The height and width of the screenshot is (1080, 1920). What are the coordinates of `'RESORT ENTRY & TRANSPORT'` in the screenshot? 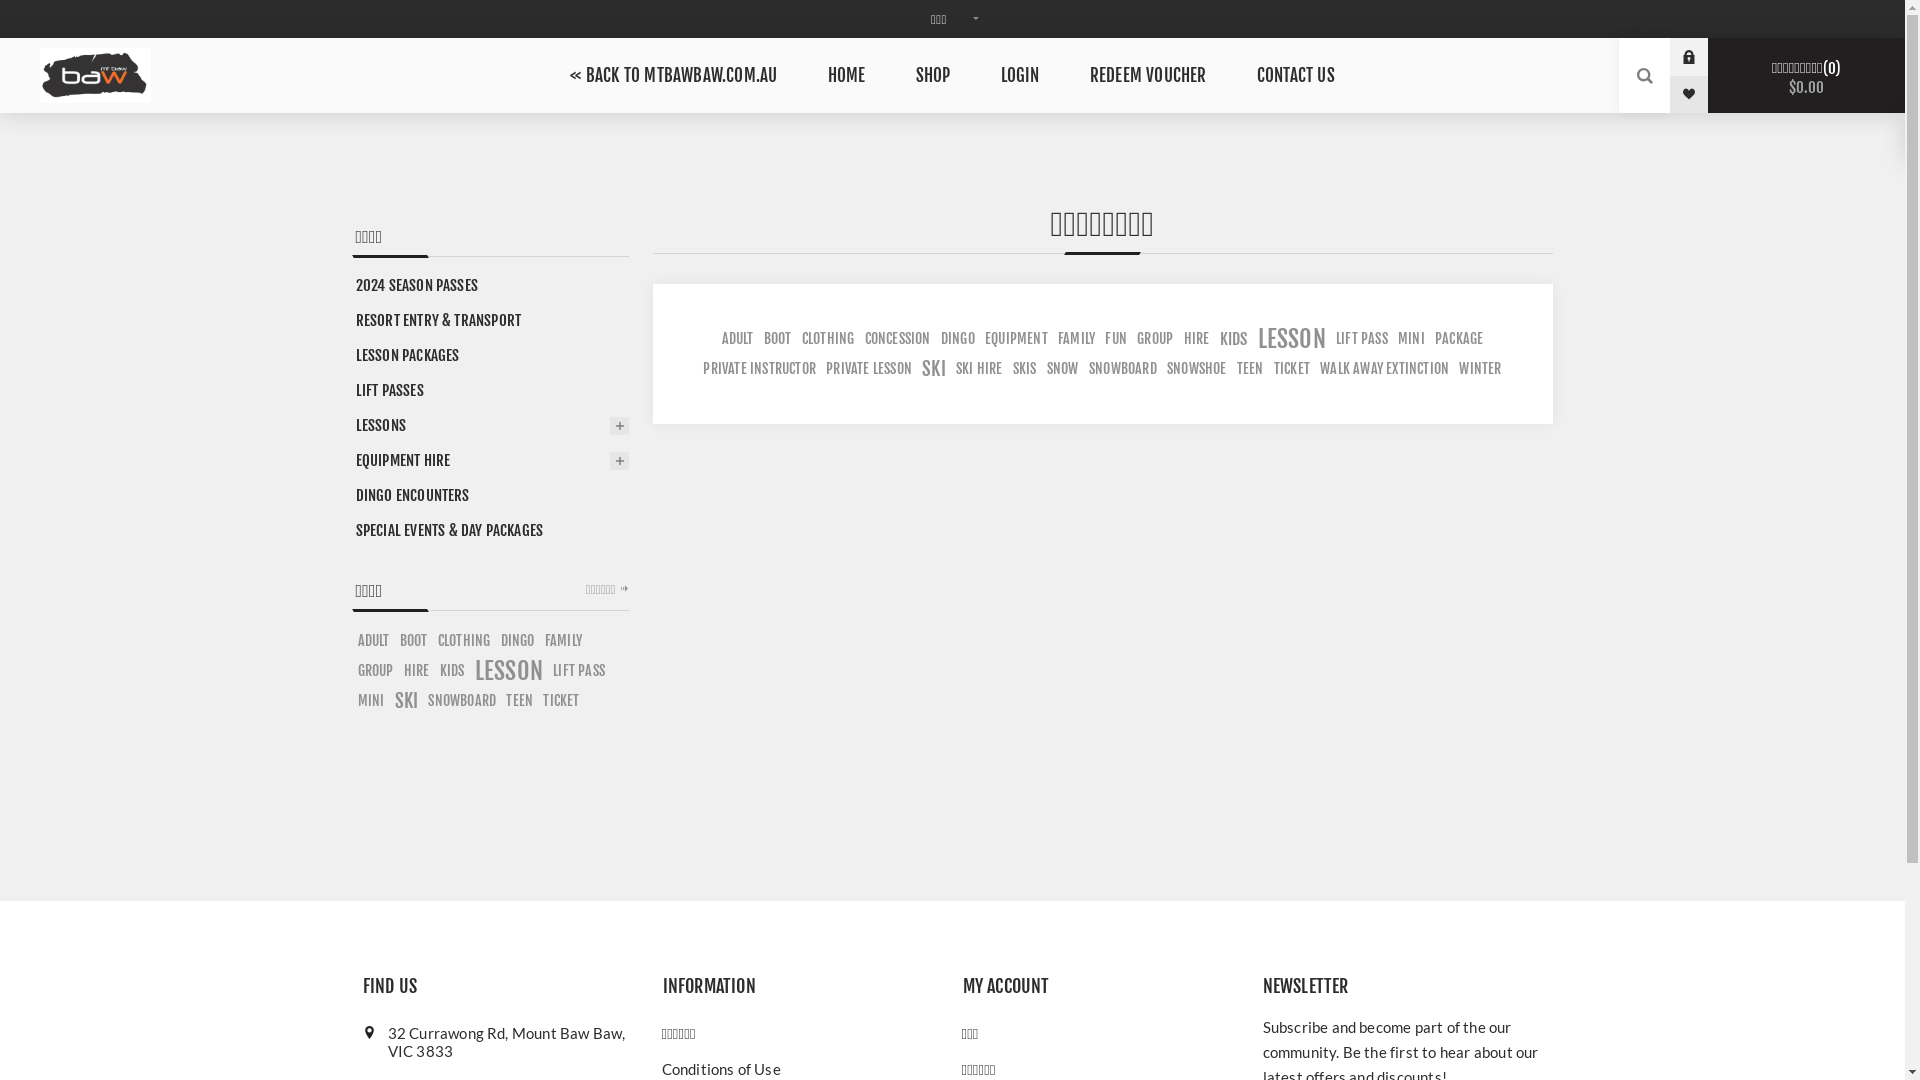 It's located at (489, 319).